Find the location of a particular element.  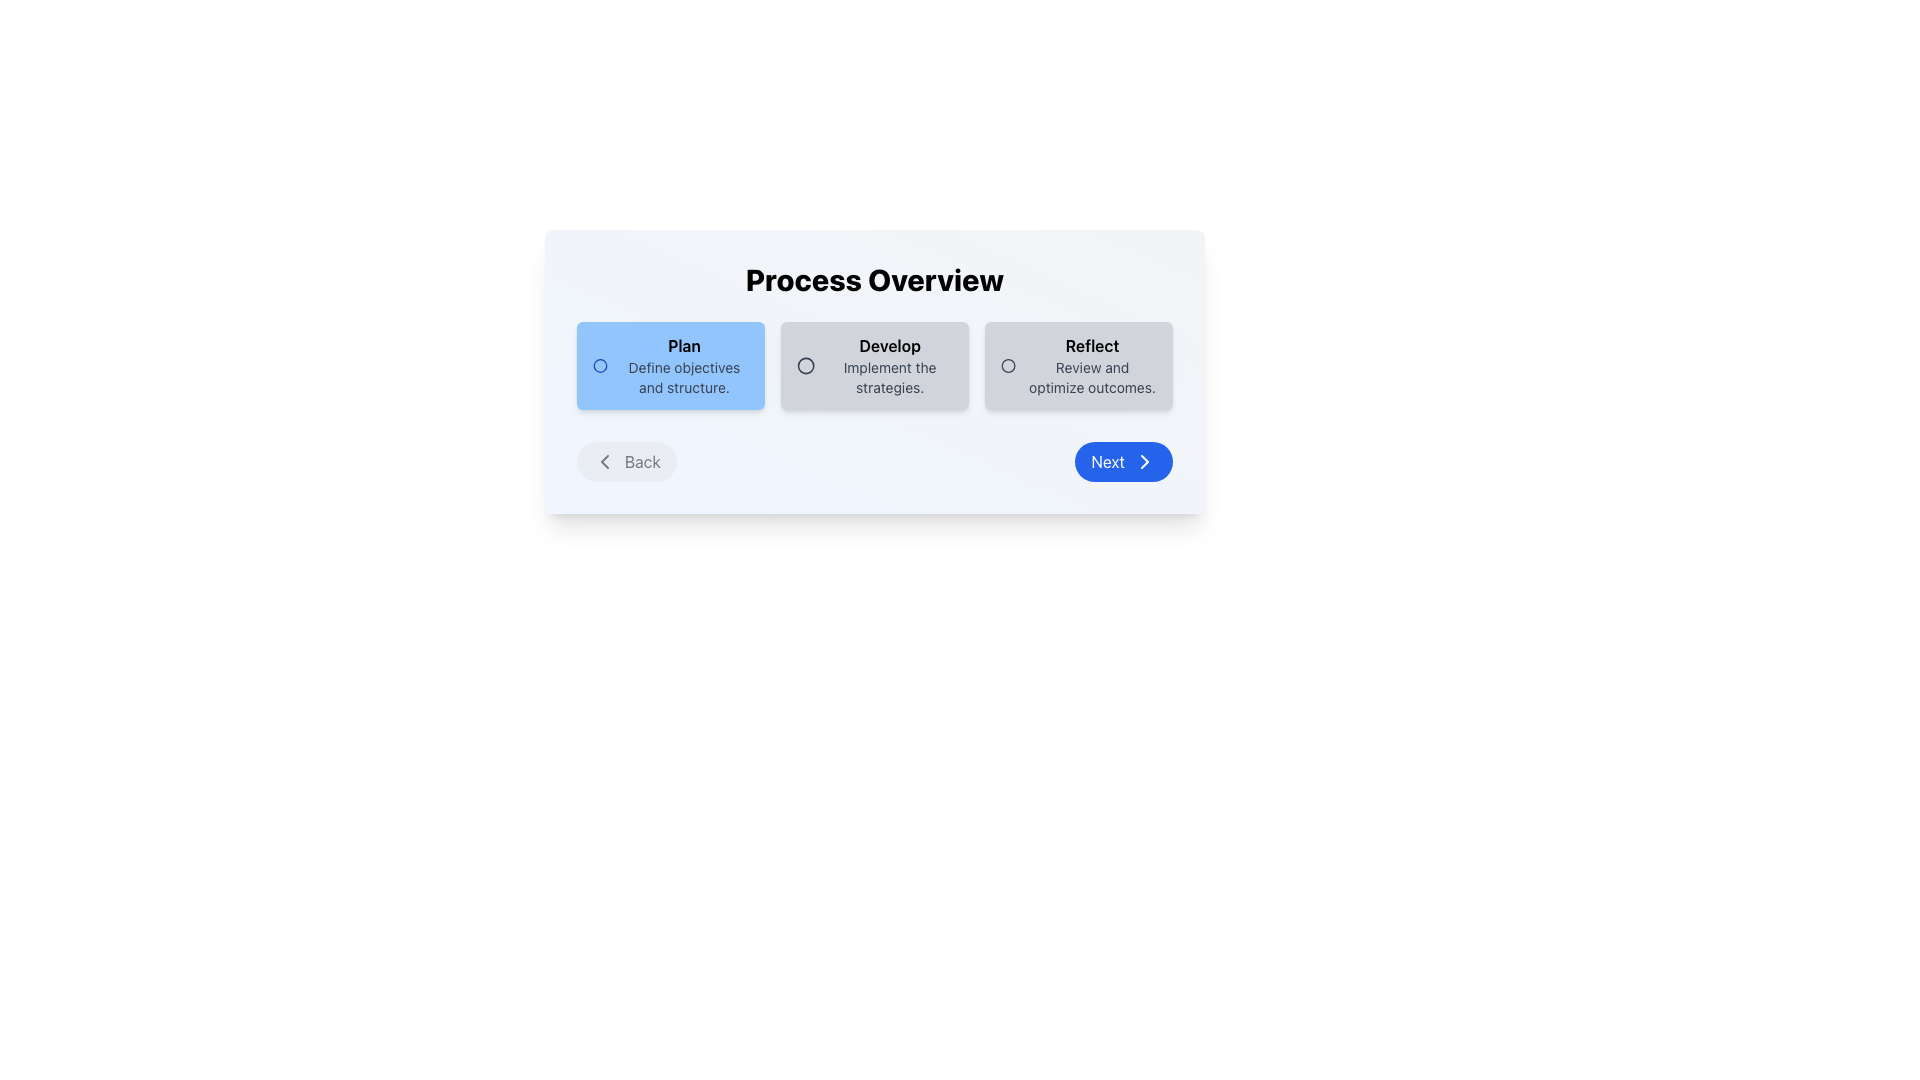

the 'Next' button located at the bottom-right corner of the 'Process Overview' section using keyboard navigation is located at coordinates (1124, 462).